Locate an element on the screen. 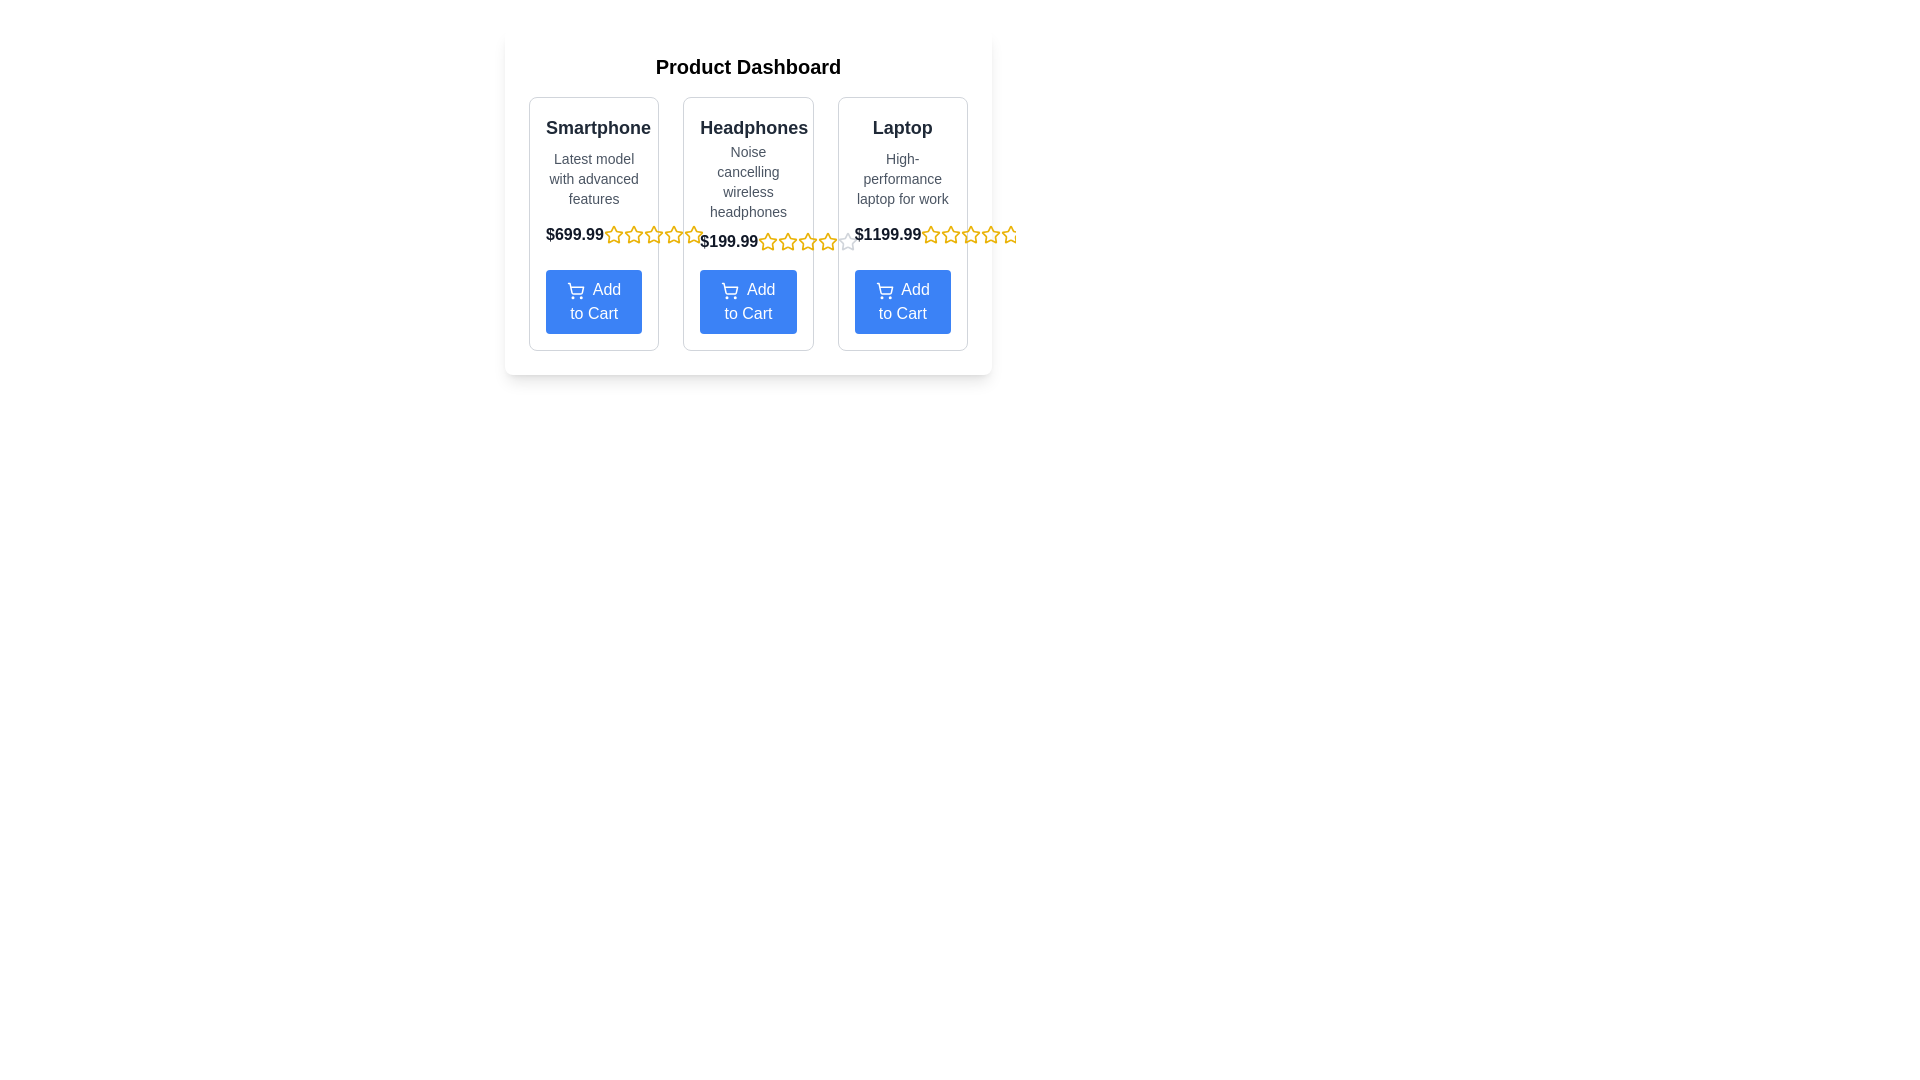  the star icon at the far right end of the rating system beneath the 'Laptop' description in the product catalog display is located at coordinates (1011, 233).